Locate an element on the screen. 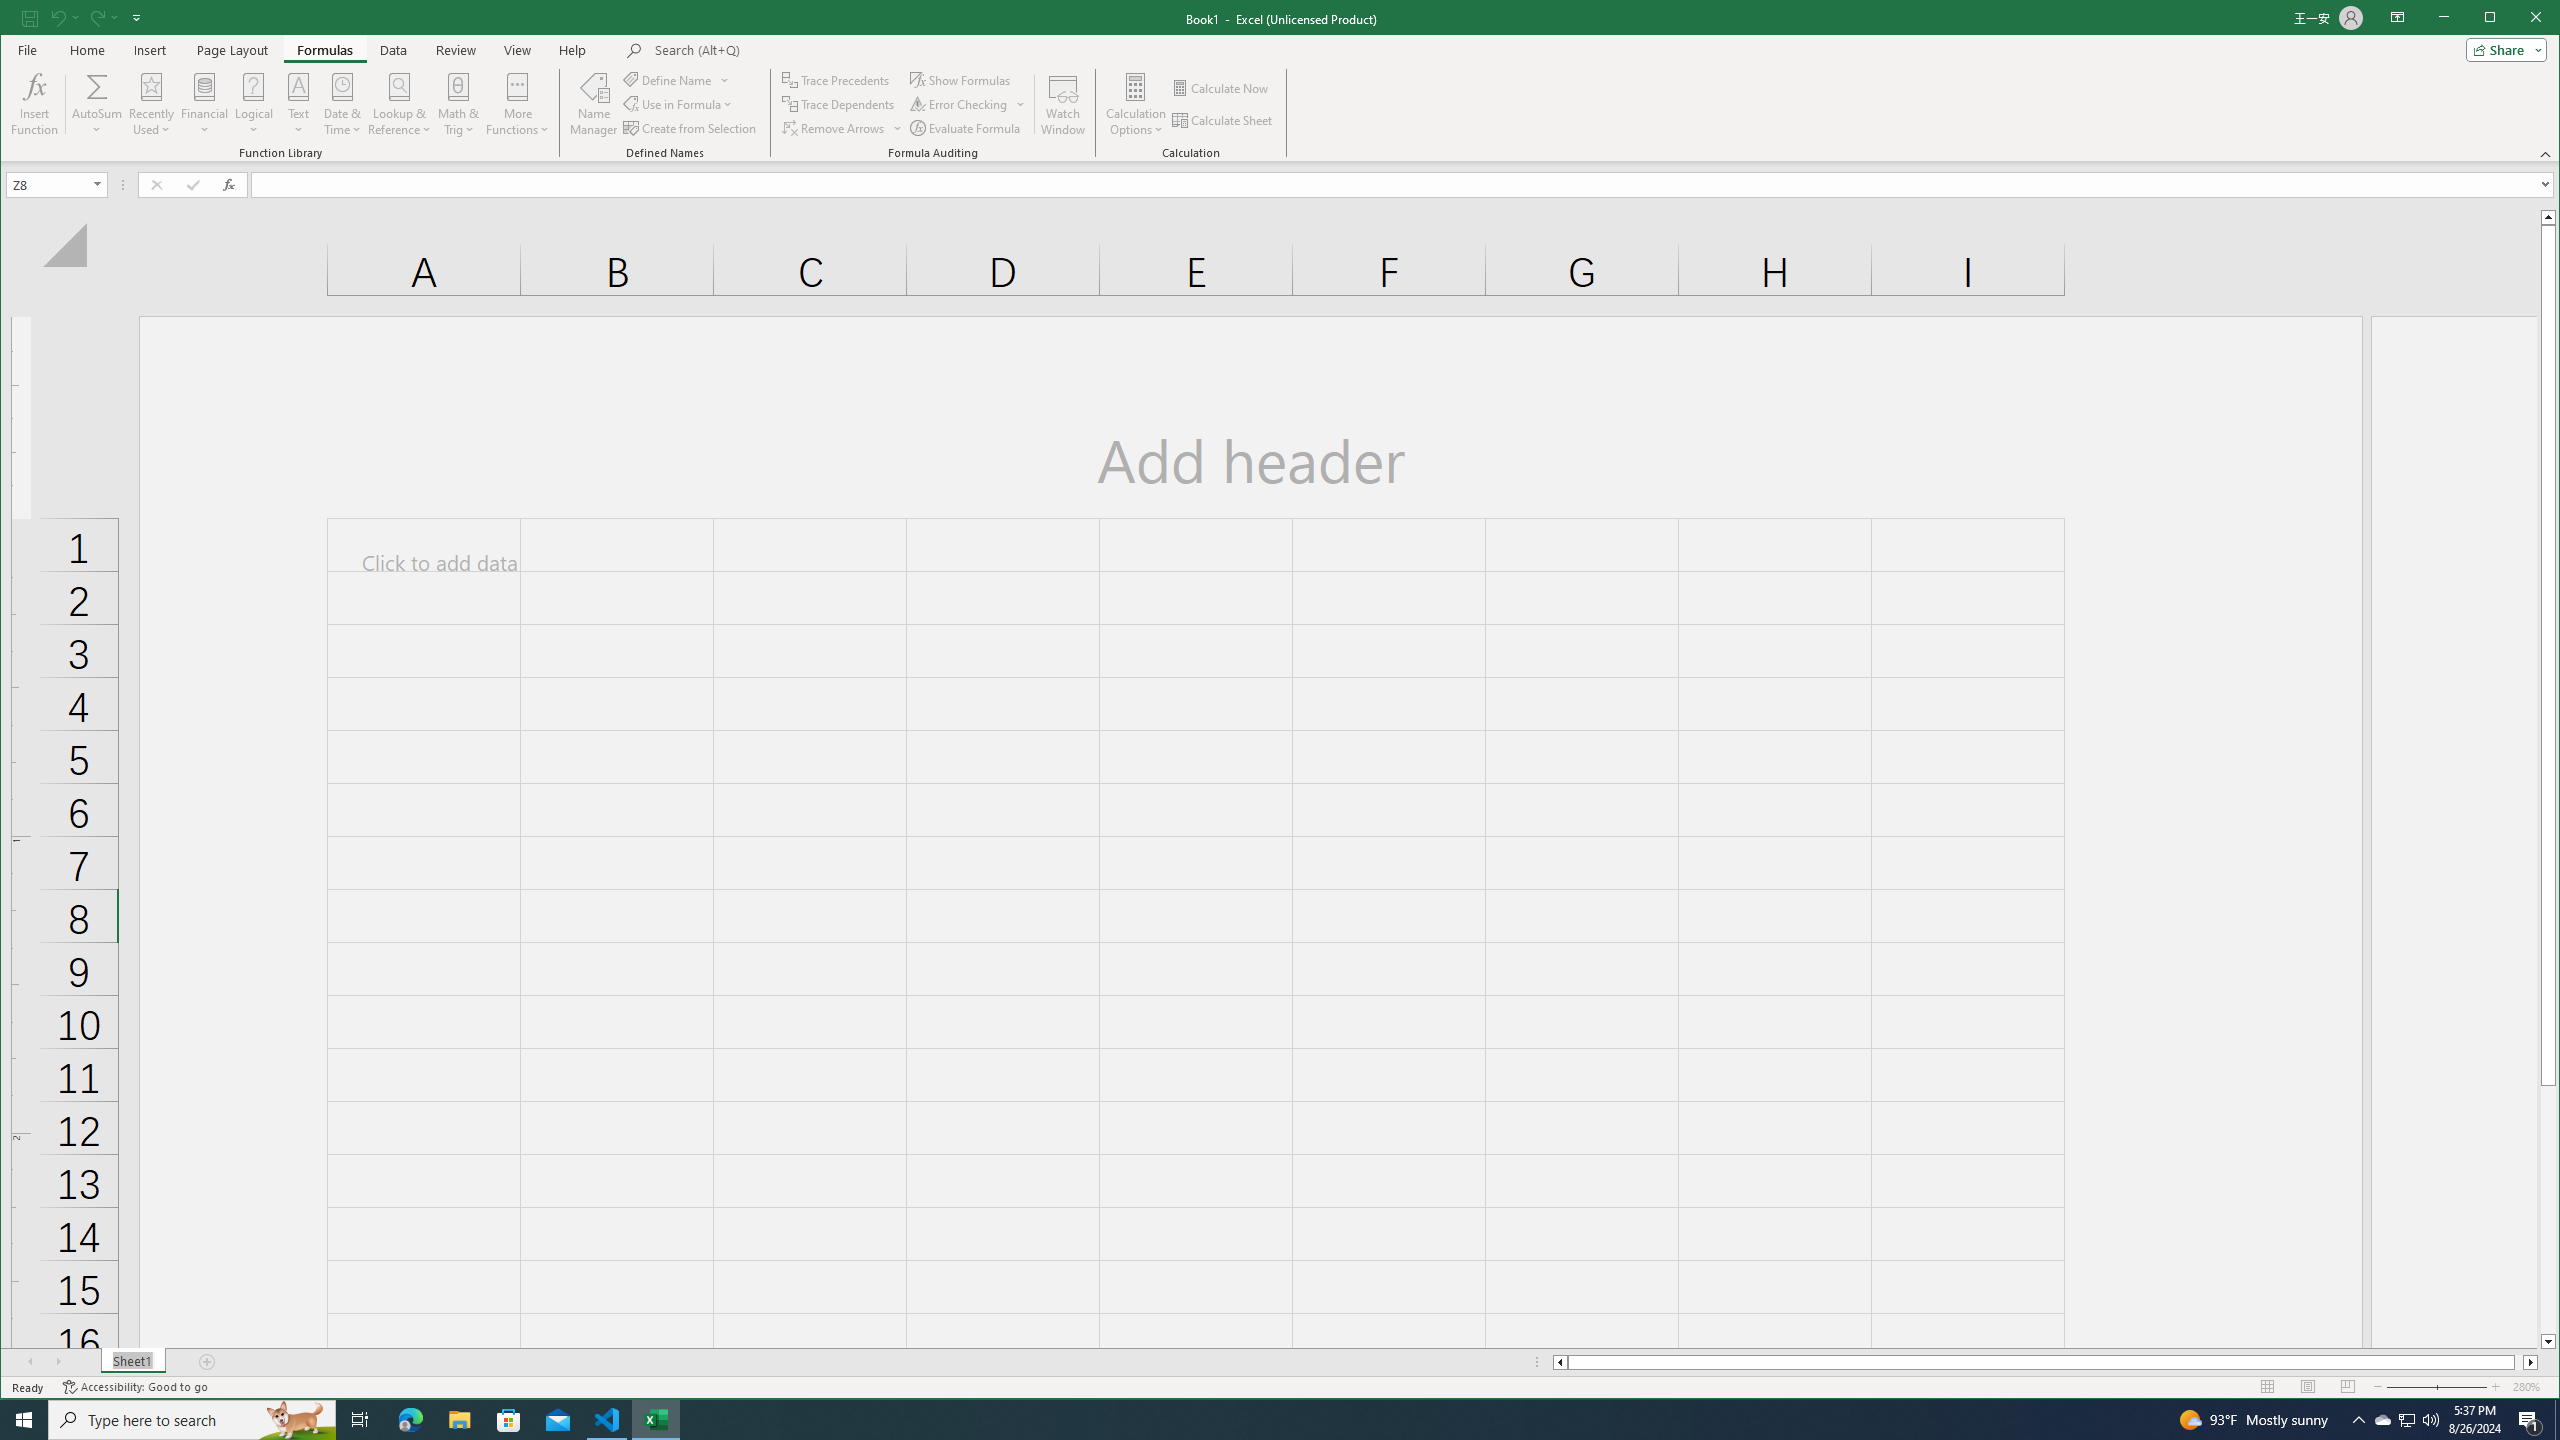 Image resolution: width=2560 pixels, height=1440 pixels. 'Error Checking...' is located at coordinates (966, 104).